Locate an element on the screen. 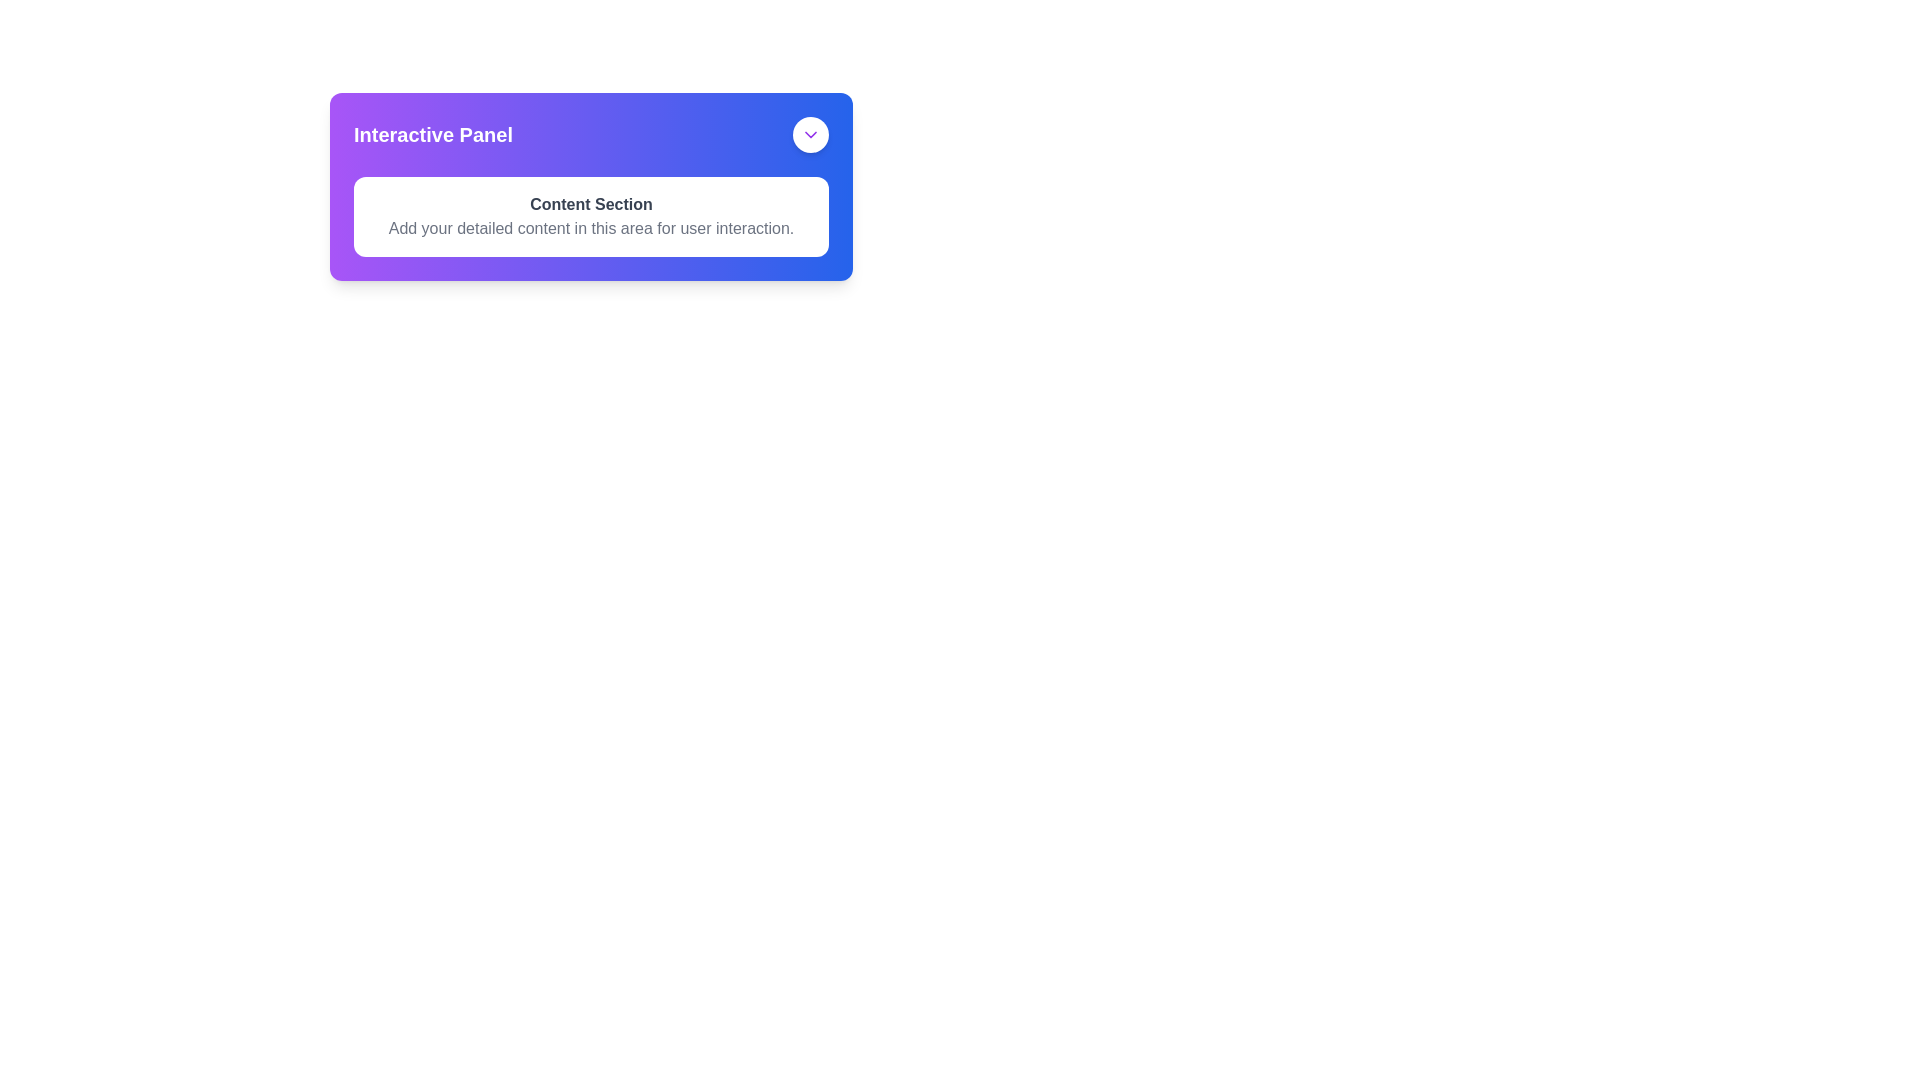  the chevron-down icon located inside the circular button with a white background and purple stroke, positioned near the top-right corner of the 'Interactive Panel' is located at coordinates (811, 135).